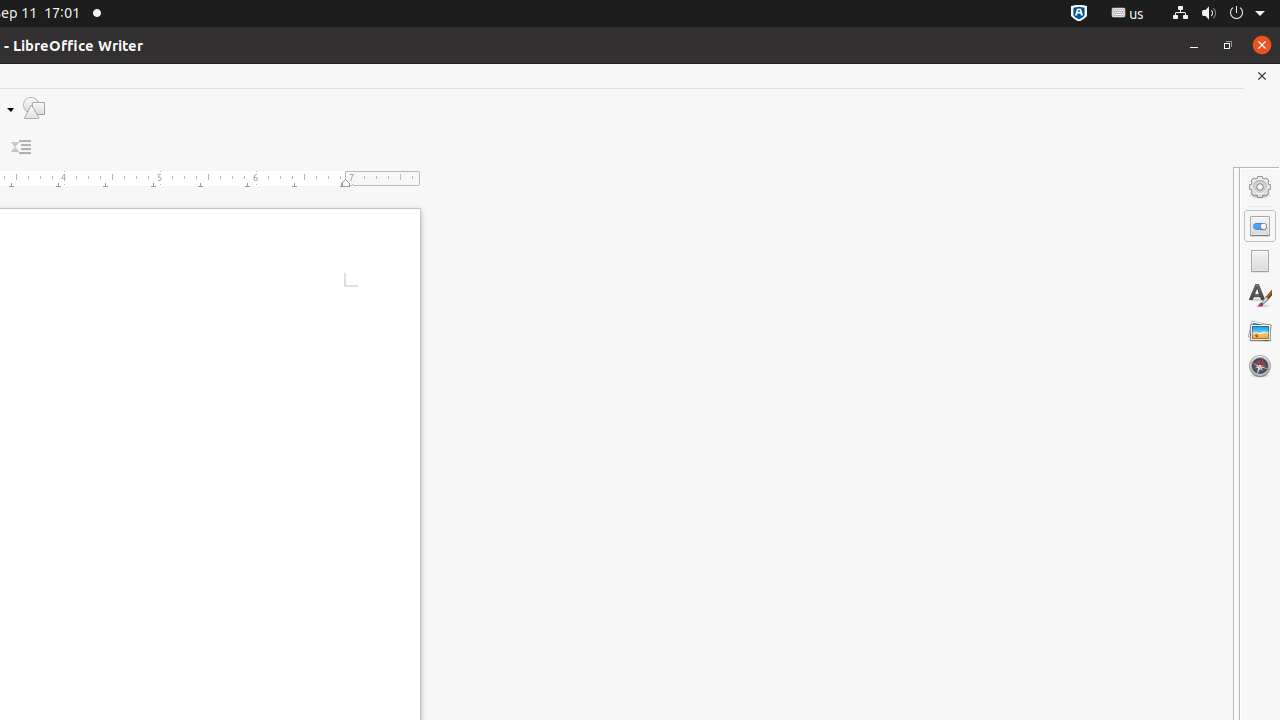  Describe the element at coordinates (1259, 365) in the screenshot. I see `'Navigator'` at that location.